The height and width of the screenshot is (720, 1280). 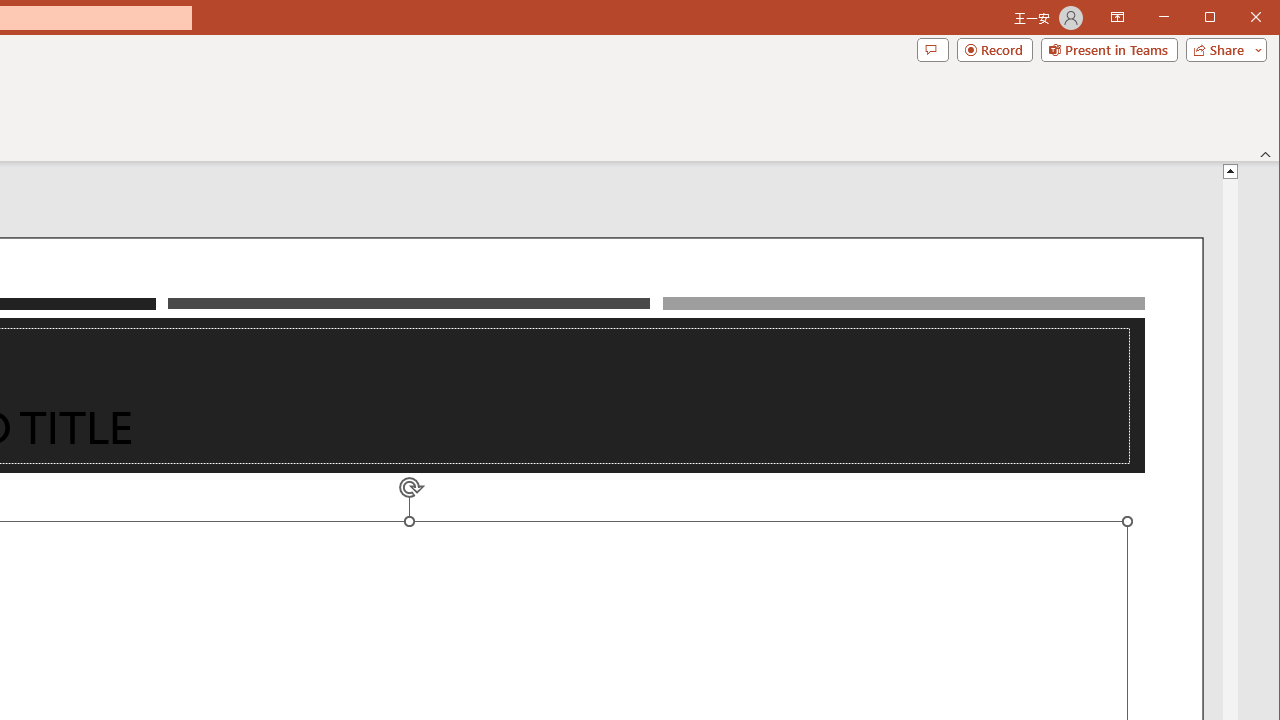 What do you see at coordinates (931, 49) in the screenshot?
I see `'Comments'` at bounding box center [931, 49].